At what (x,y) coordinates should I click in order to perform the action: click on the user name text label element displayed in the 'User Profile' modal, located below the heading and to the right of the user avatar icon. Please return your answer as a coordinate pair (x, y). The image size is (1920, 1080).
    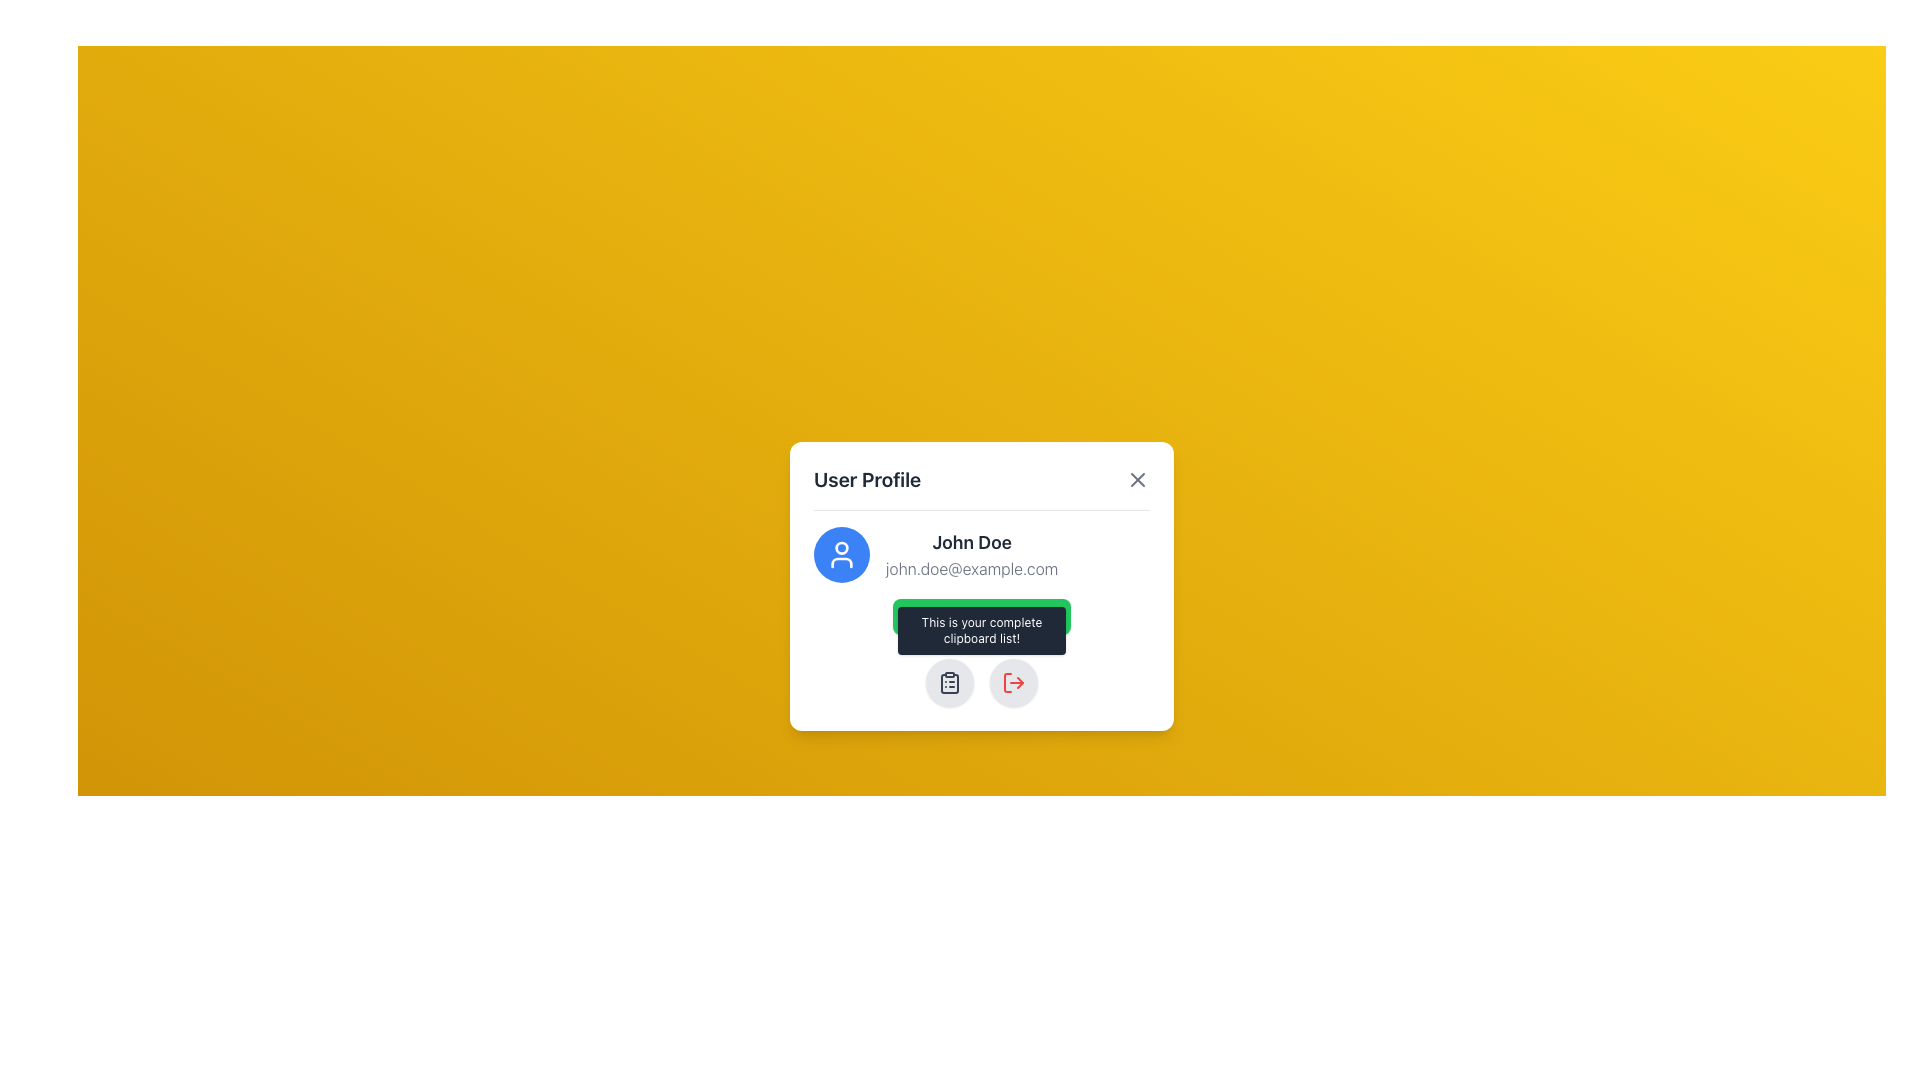
    Looking at the image, I should click on (972, 542).